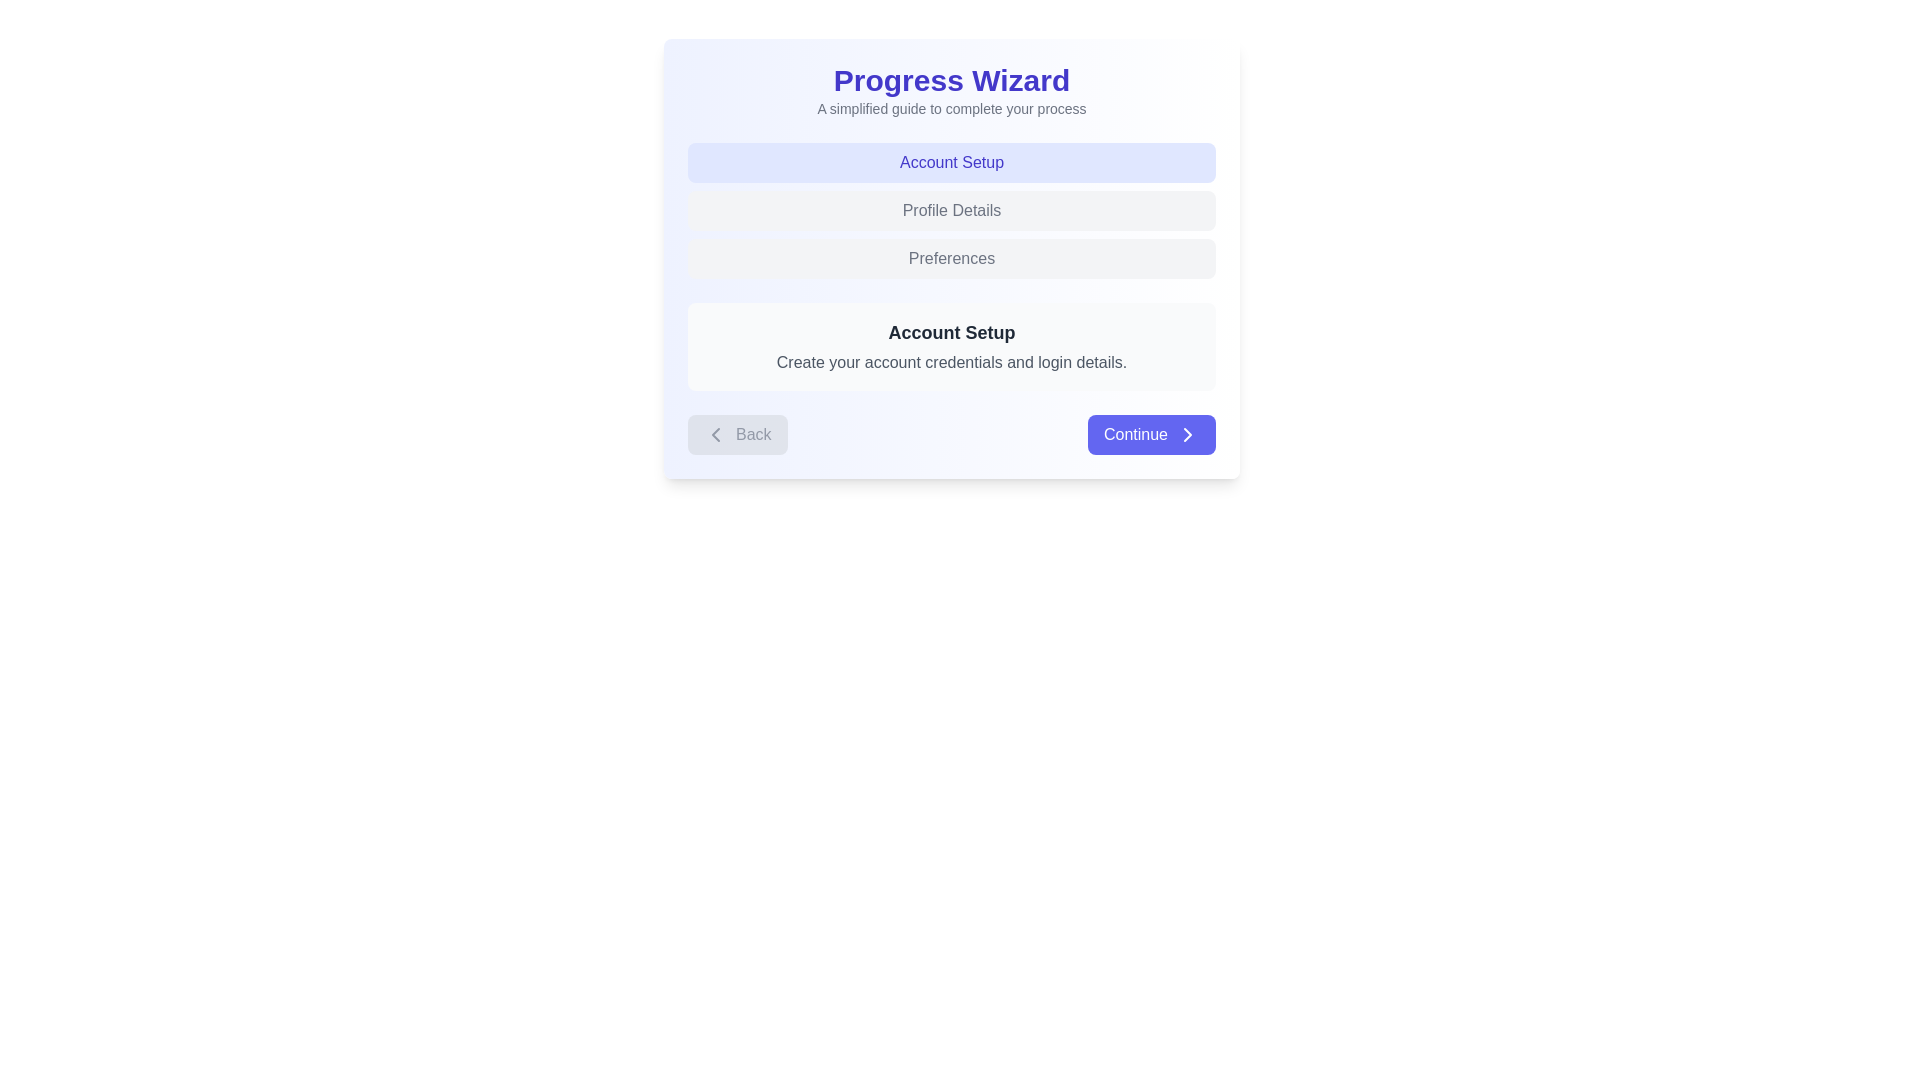 The image size is (1920, 1080). I want to click on the 'Profile Details' tab in the Tabbed navigation component located under the 'Progress Wizard' heading, so click(950, 211).